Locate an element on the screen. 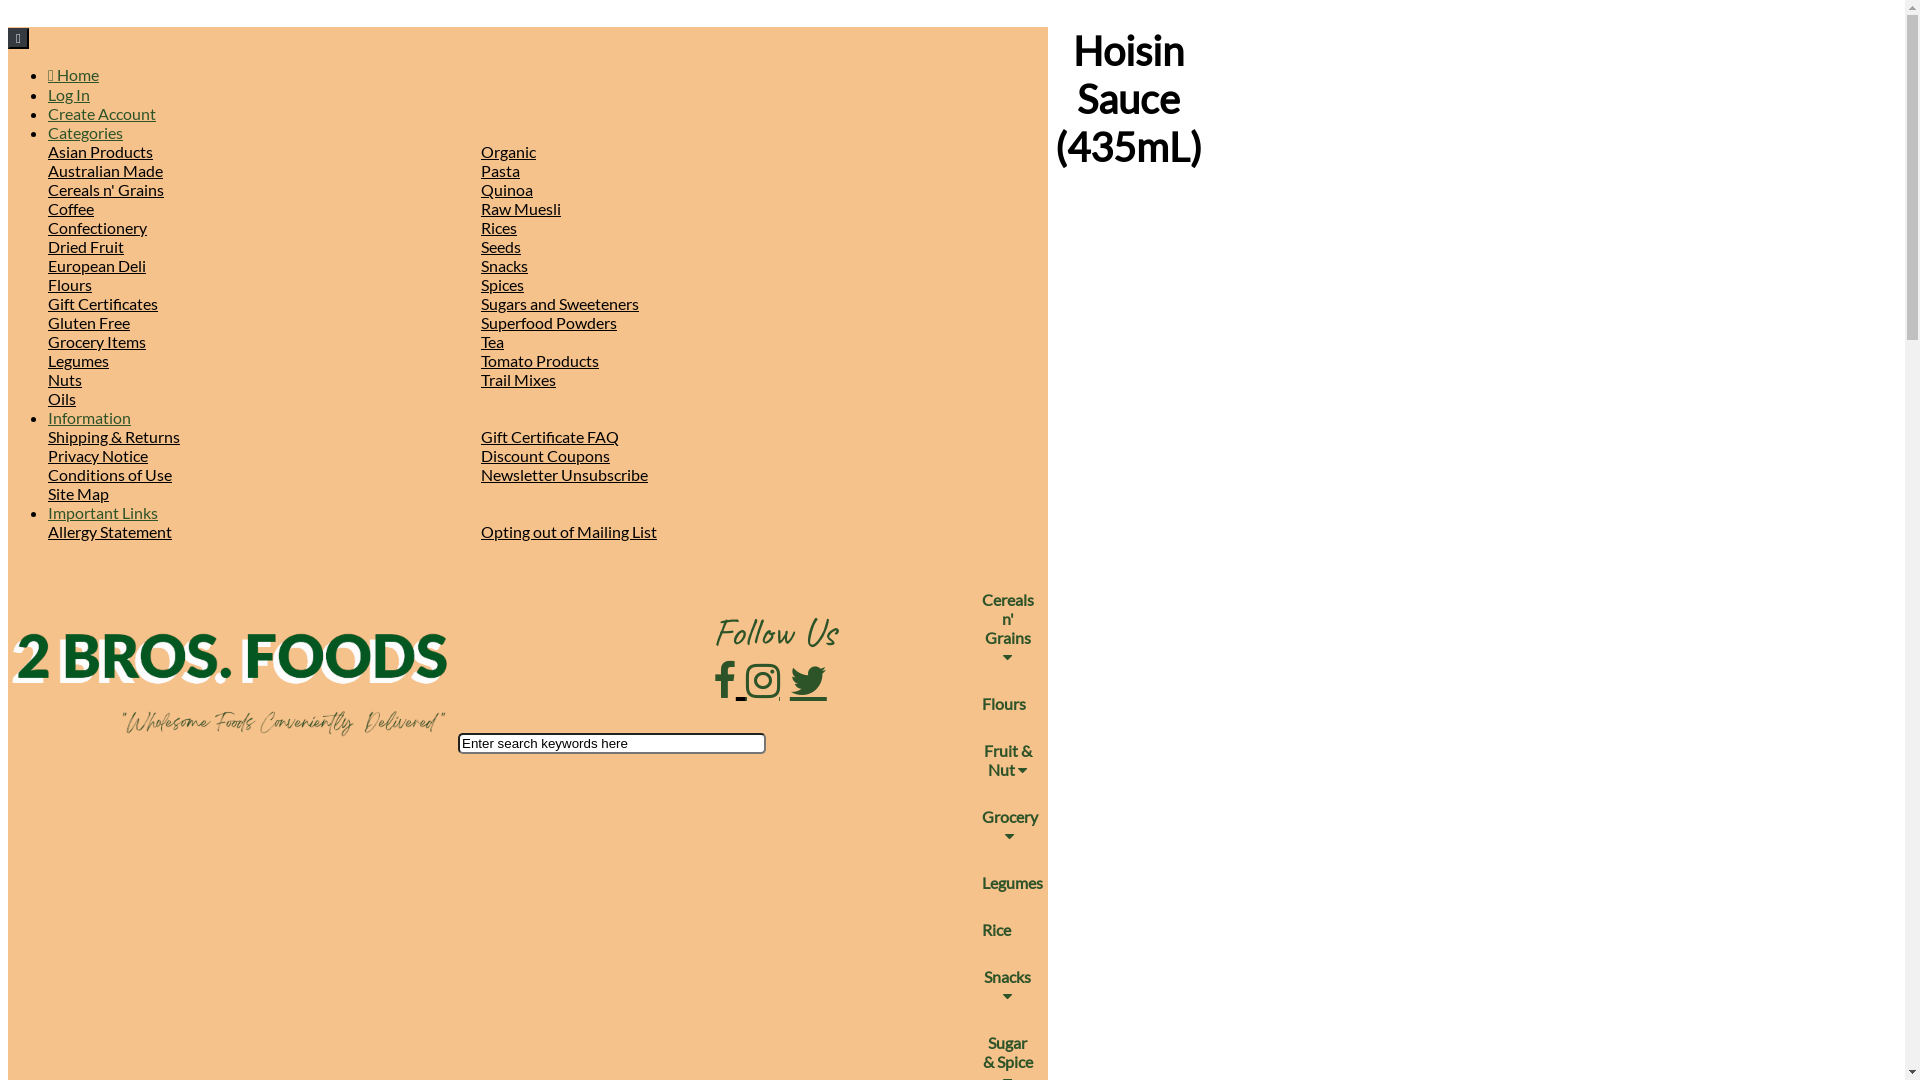 The width and height of the screenshot is (1920, 1080). 'Grocery Items' is located at coordinates (95, 340).